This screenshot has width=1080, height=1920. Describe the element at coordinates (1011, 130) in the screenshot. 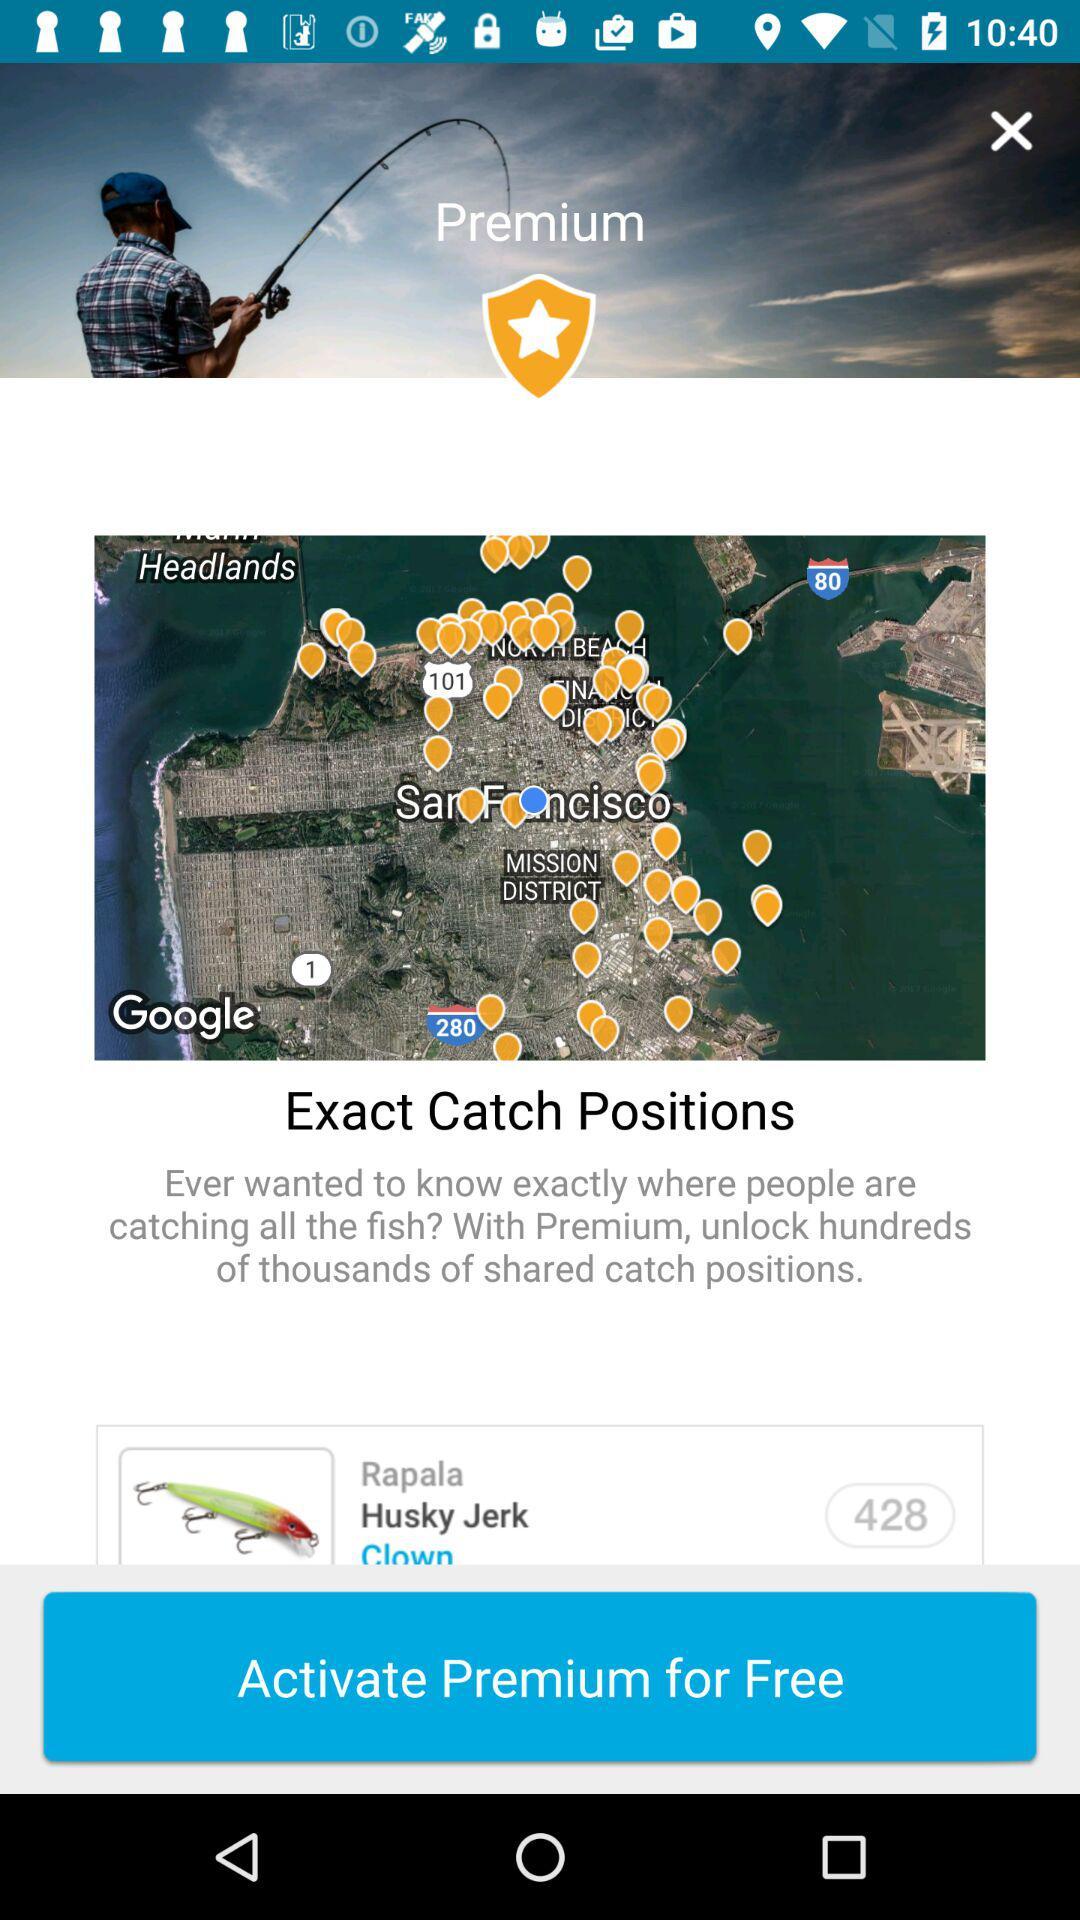

I see `exit page` at that location.